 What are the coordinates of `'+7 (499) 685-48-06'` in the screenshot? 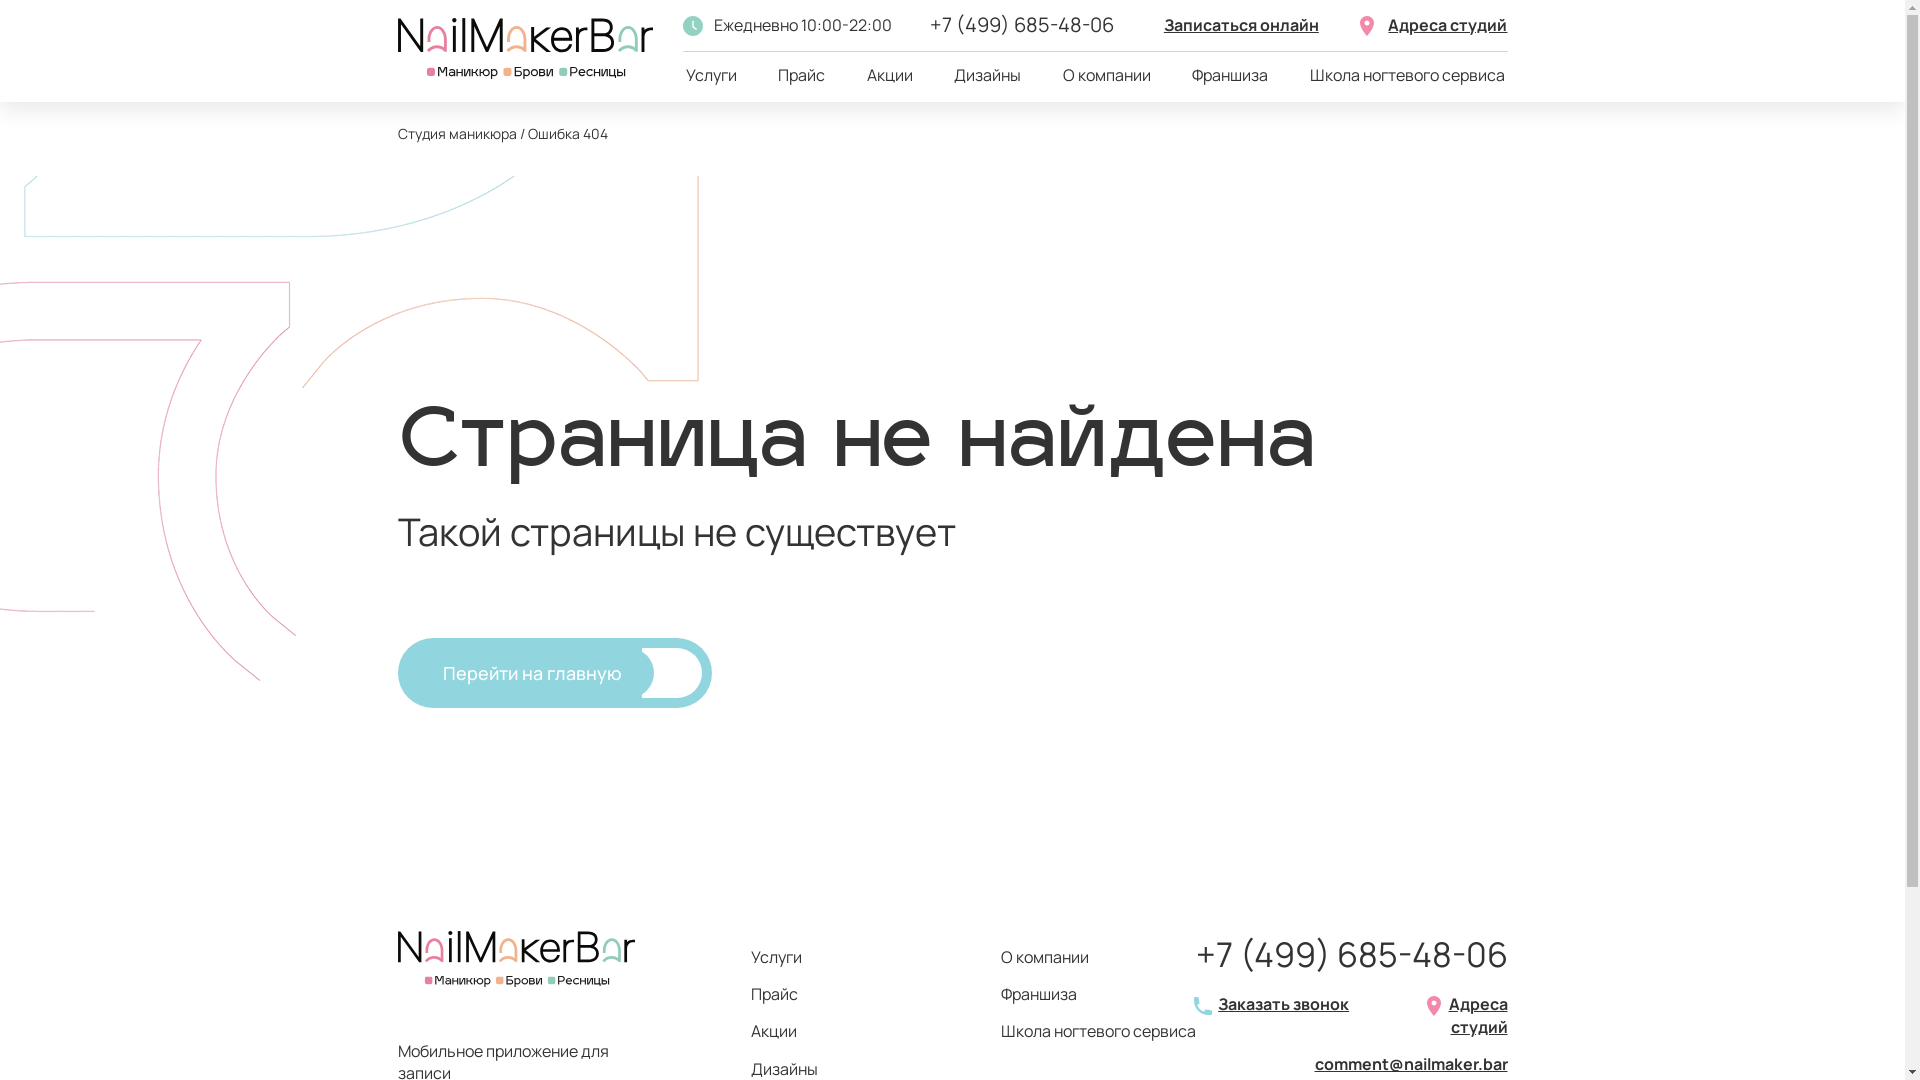 It's located at (1352, 954).